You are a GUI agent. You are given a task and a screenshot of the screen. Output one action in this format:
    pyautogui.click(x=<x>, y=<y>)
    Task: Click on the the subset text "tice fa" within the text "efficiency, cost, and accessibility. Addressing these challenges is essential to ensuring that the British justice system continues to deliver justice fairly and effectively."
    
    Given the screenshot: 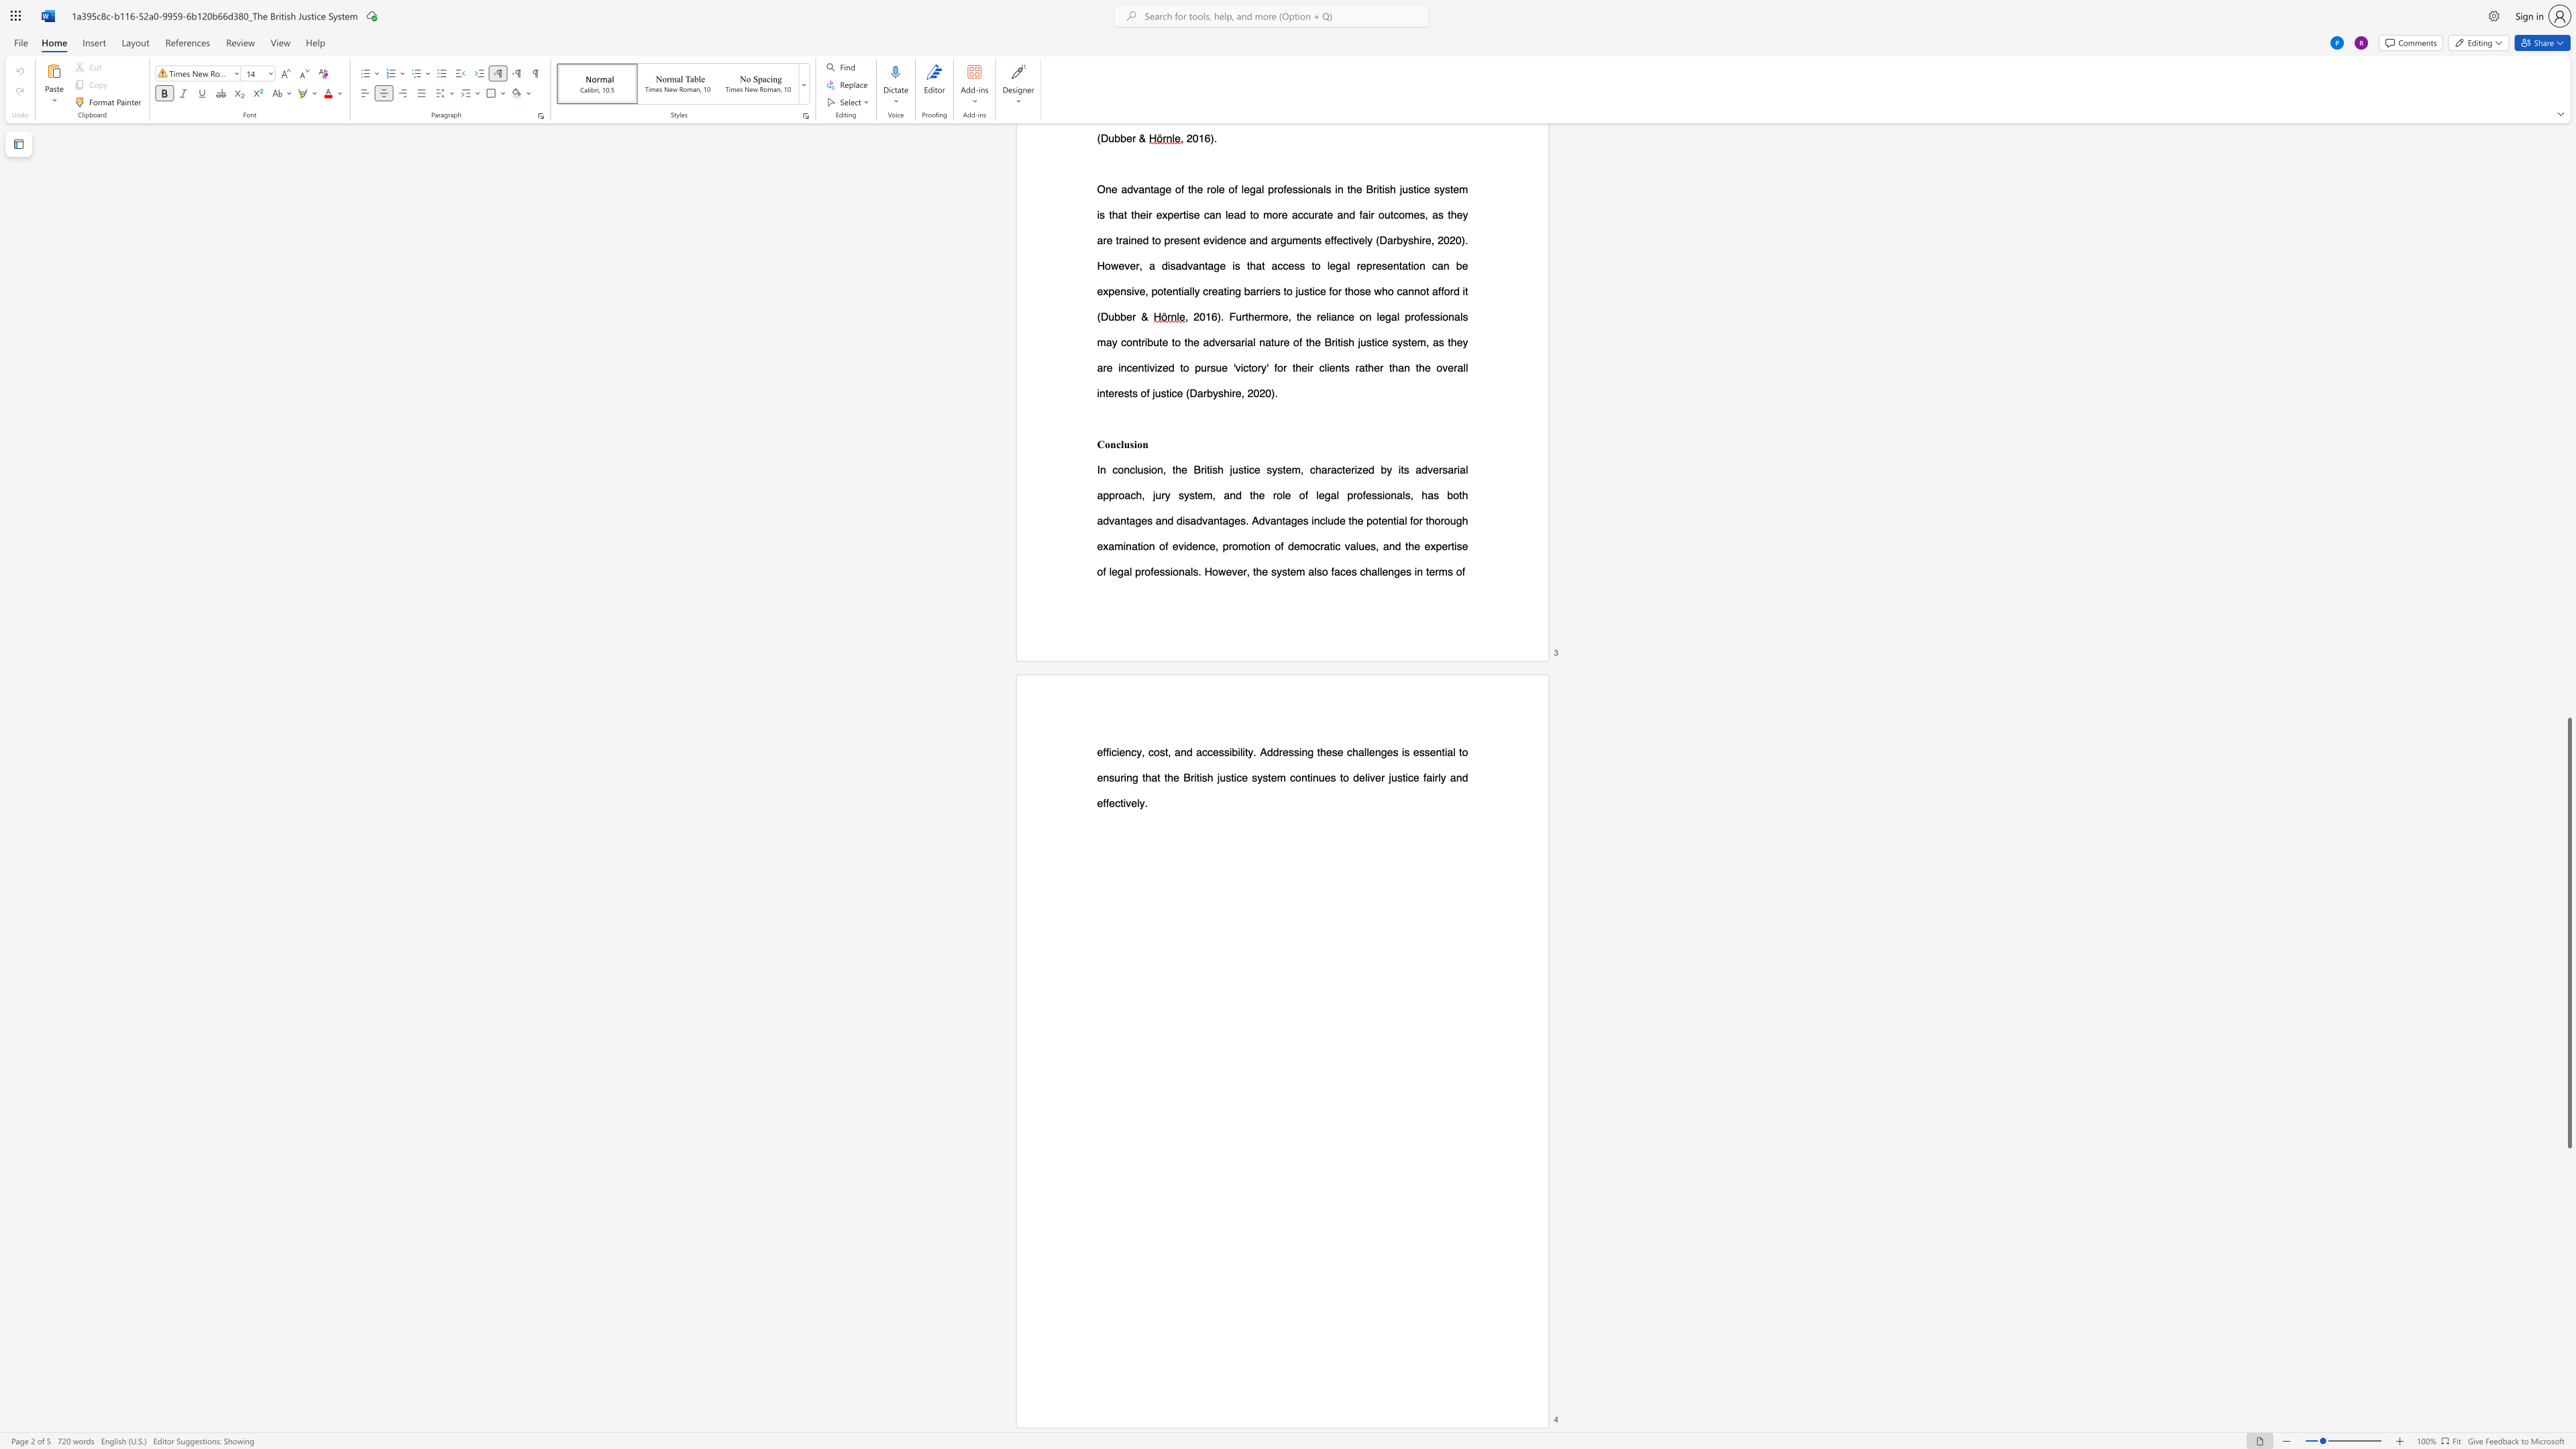 What is the action you would take?
    pyautogui.click(x=1401, y=776)
    